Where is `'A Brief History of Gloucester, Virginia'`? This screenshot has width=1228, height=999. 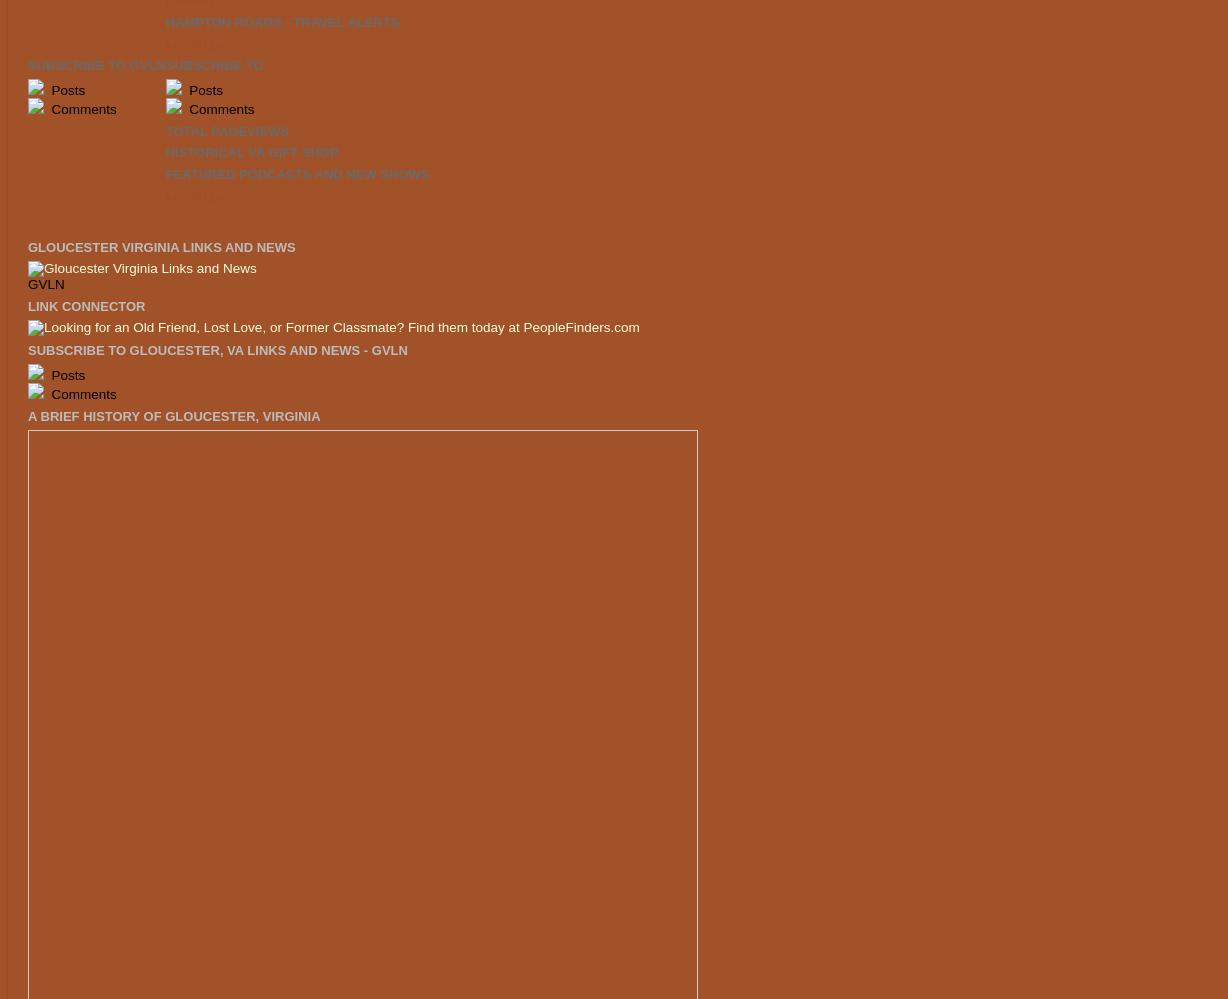
'A Brief History of Gloucester, Virginia' is located at coordinates (173, 414).